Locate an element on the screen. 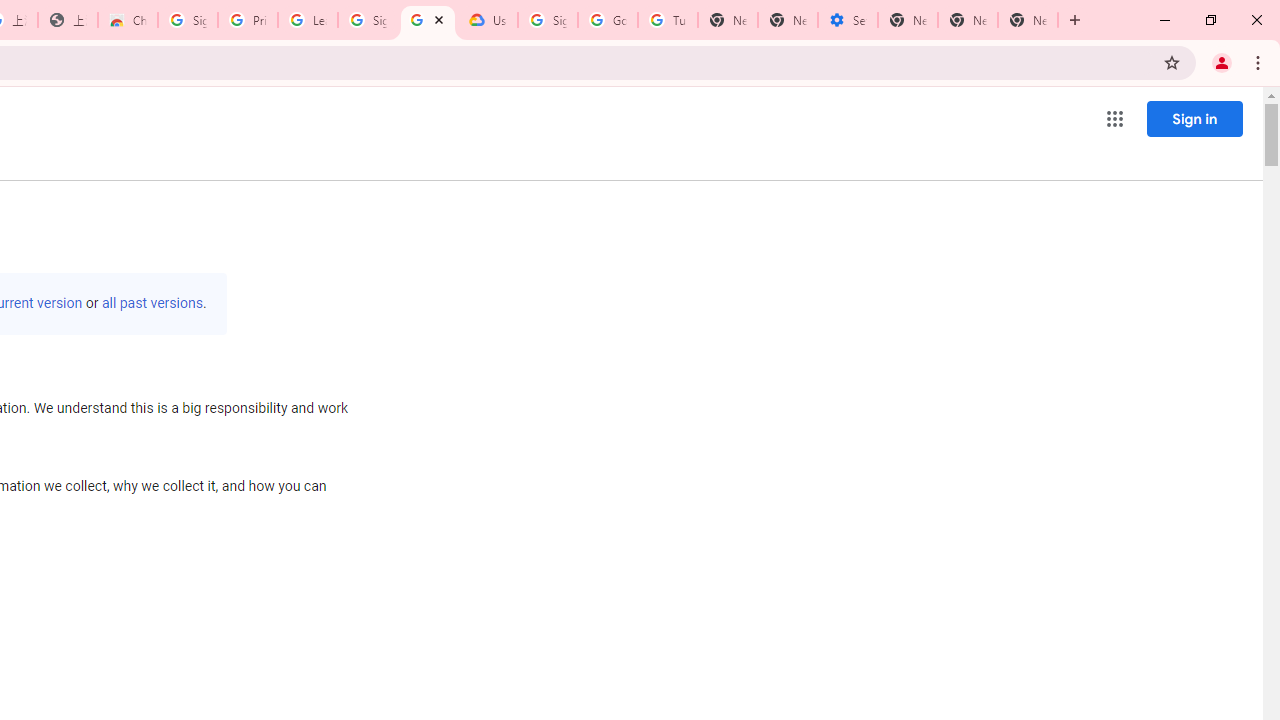 This screenshot has height=720, width=1280. 'Google Account Help' is located at coordinates (607, 20).